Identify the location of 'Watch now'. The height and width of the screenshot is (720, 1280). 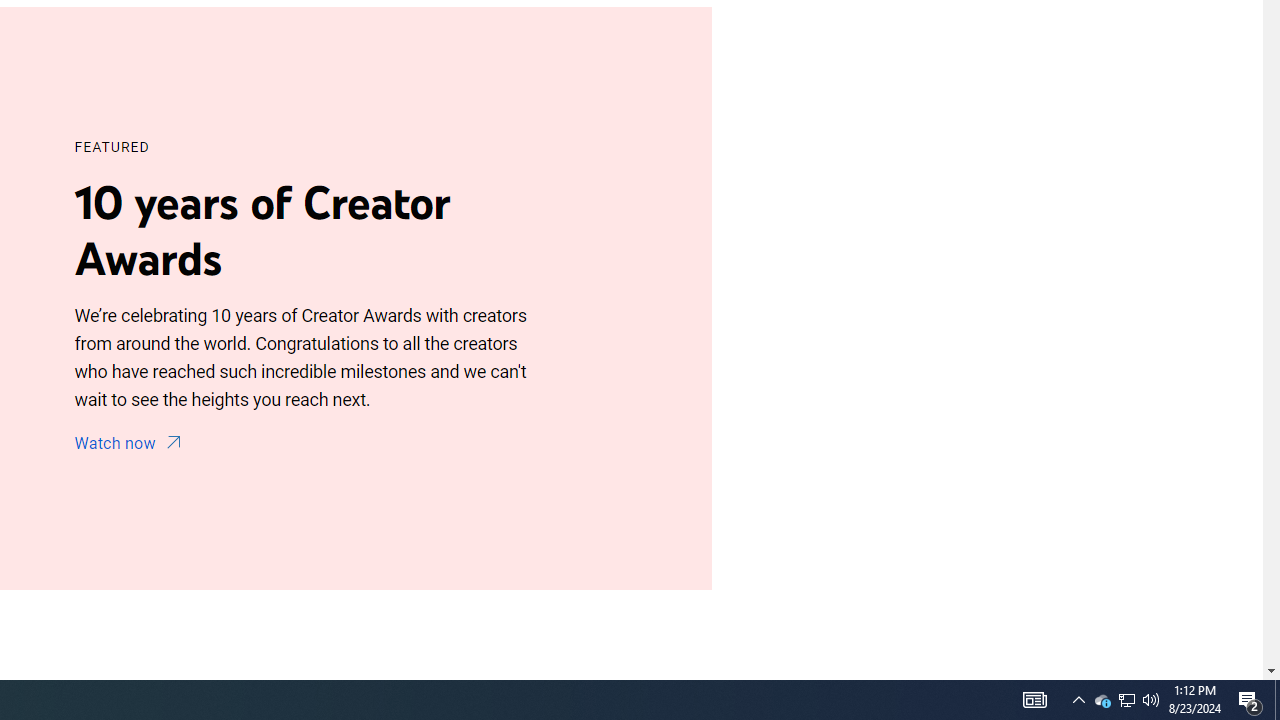
(130, 444).